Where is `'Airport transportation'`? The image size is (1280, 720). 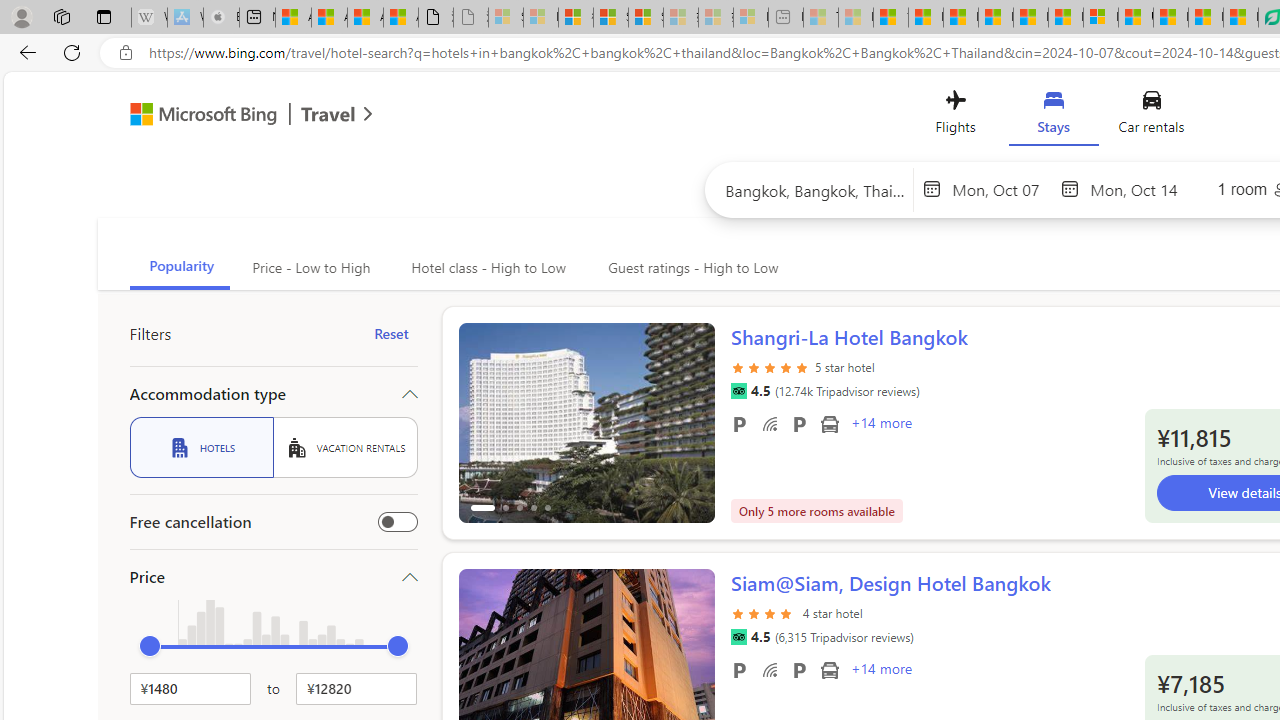
'Airport transportation' is located at coordinates (829, 669).